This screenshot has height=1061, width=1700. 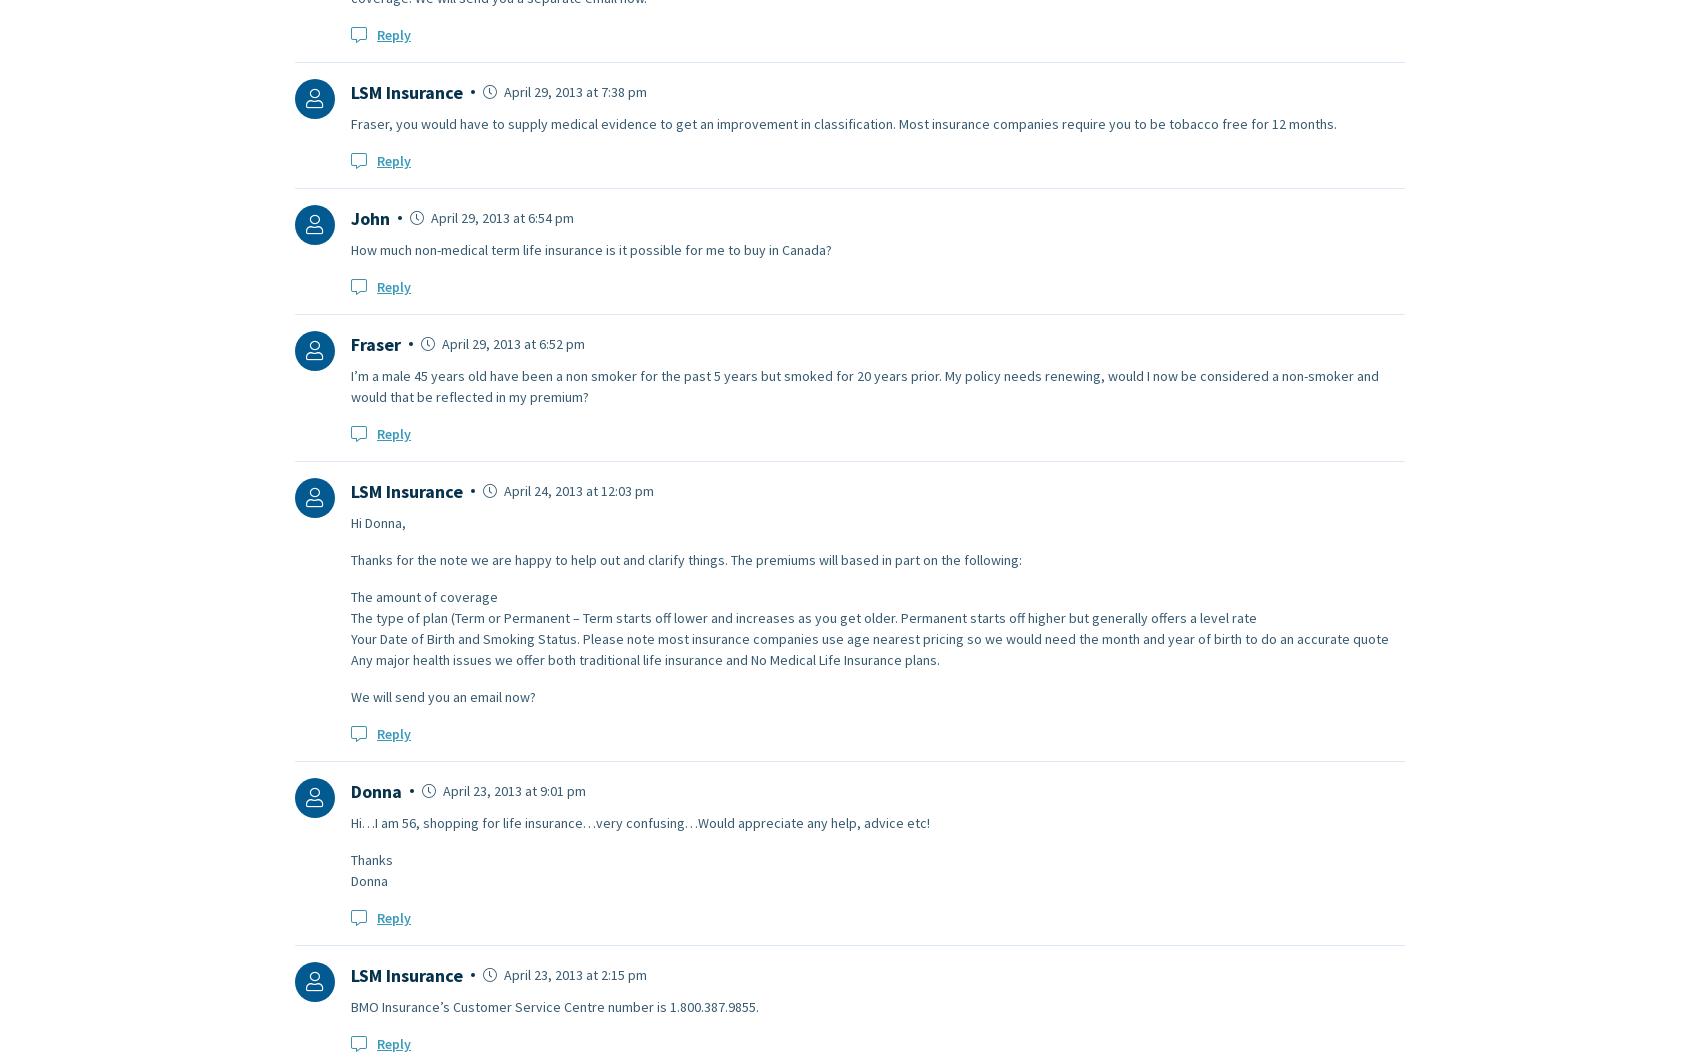 What do you see at coordinates (500, 215) in the screenshot?
I see `'April 29, 2013 at 6:54 pm'` at bounding box center [500, 215].